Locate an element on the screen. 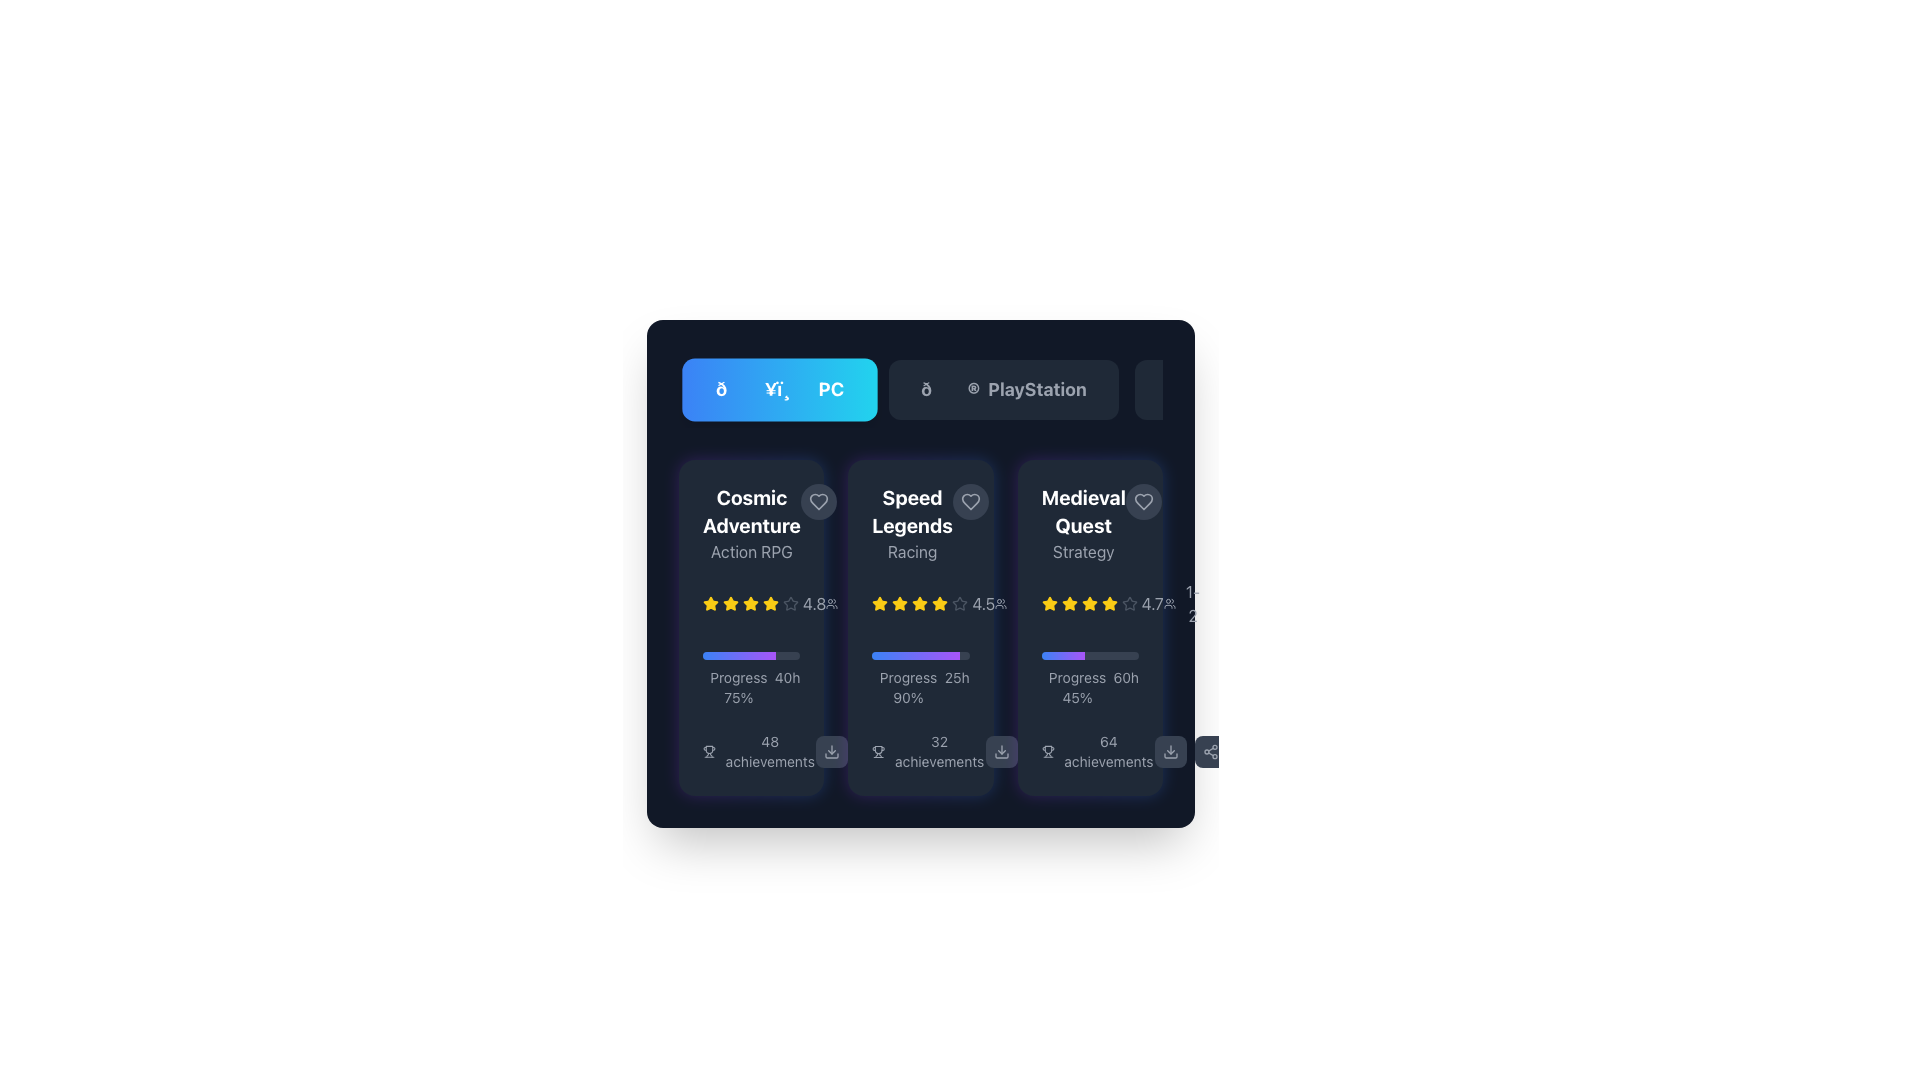  the star icon that represents the fractional portion of a 4.5-star rating for 'Speed Legends', located in the middle of the three displayed game cards is located at coordinates (960, 603).